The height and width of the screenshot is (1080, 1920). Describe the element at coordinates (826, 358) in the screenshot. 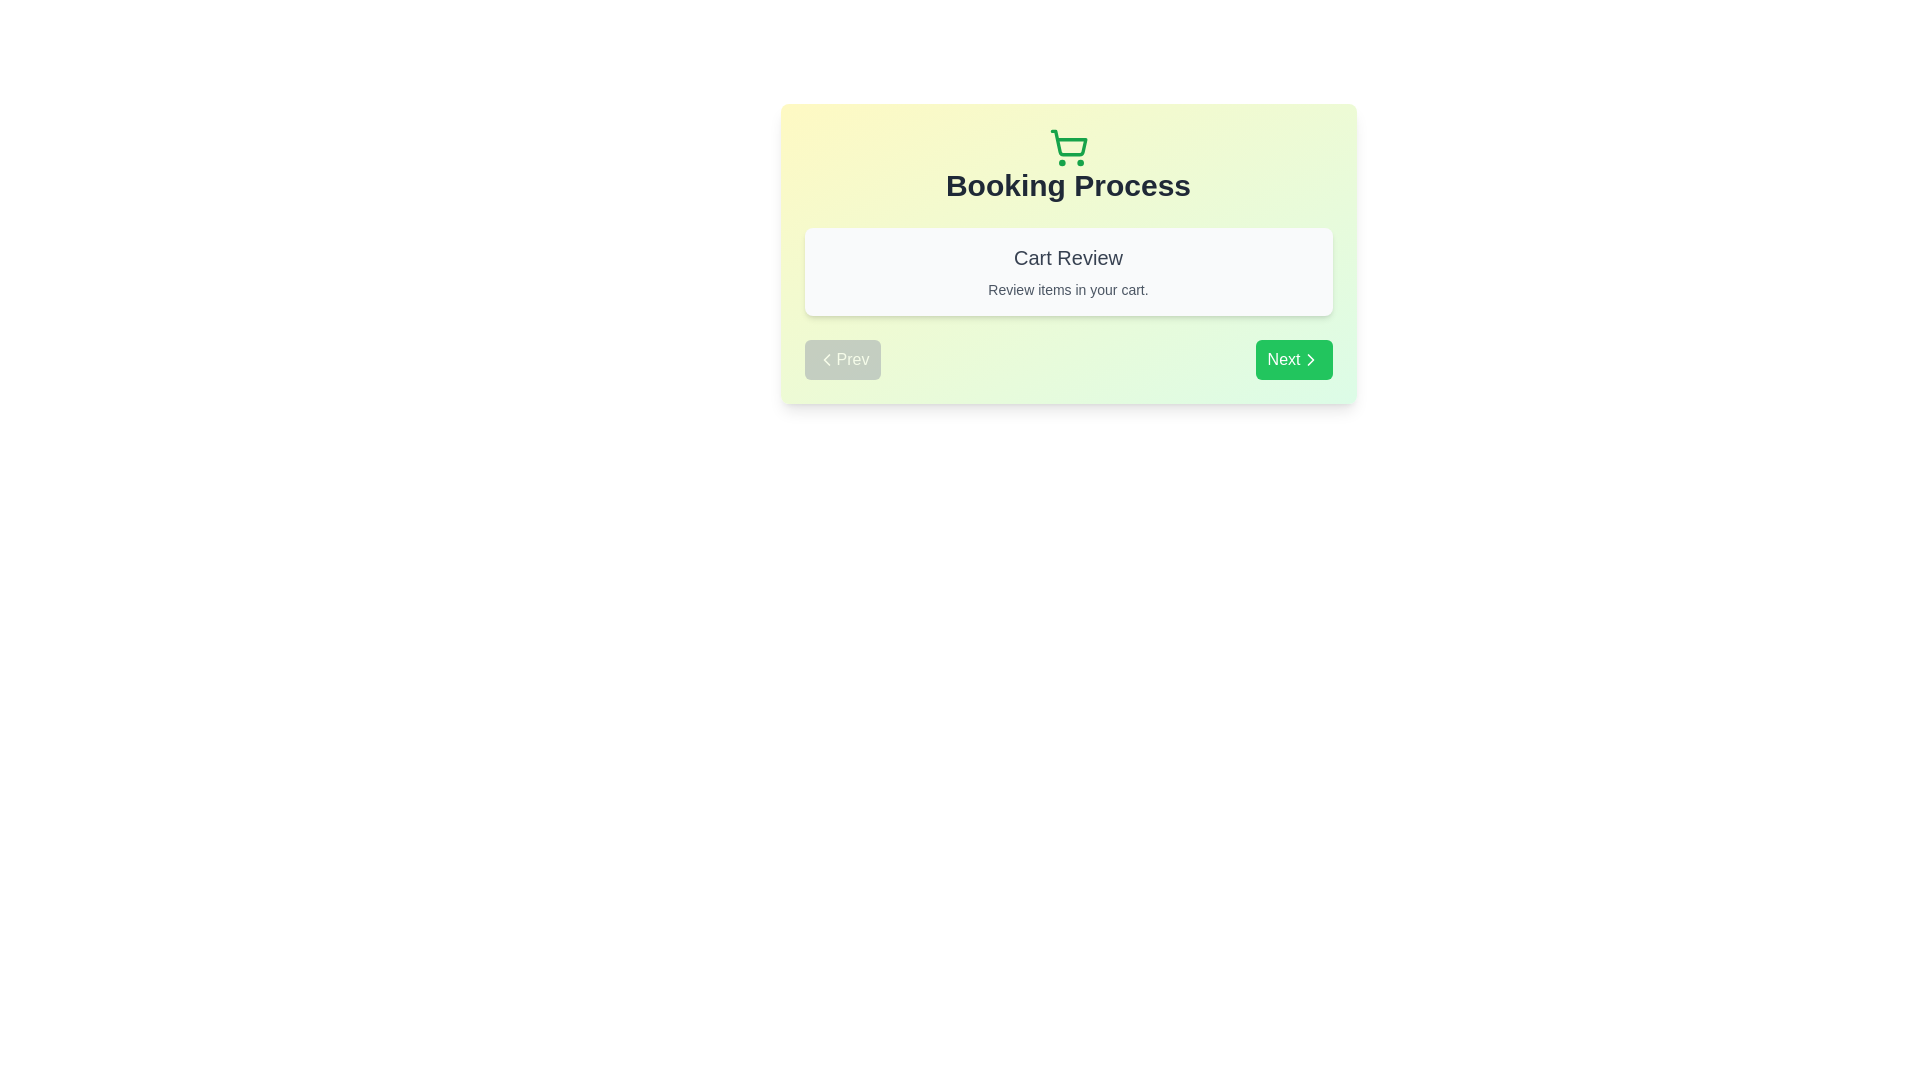

I see `the icon located near the left side of the 'Prev' button in the navigation bar at the bottom-left of the main content area` at that location.